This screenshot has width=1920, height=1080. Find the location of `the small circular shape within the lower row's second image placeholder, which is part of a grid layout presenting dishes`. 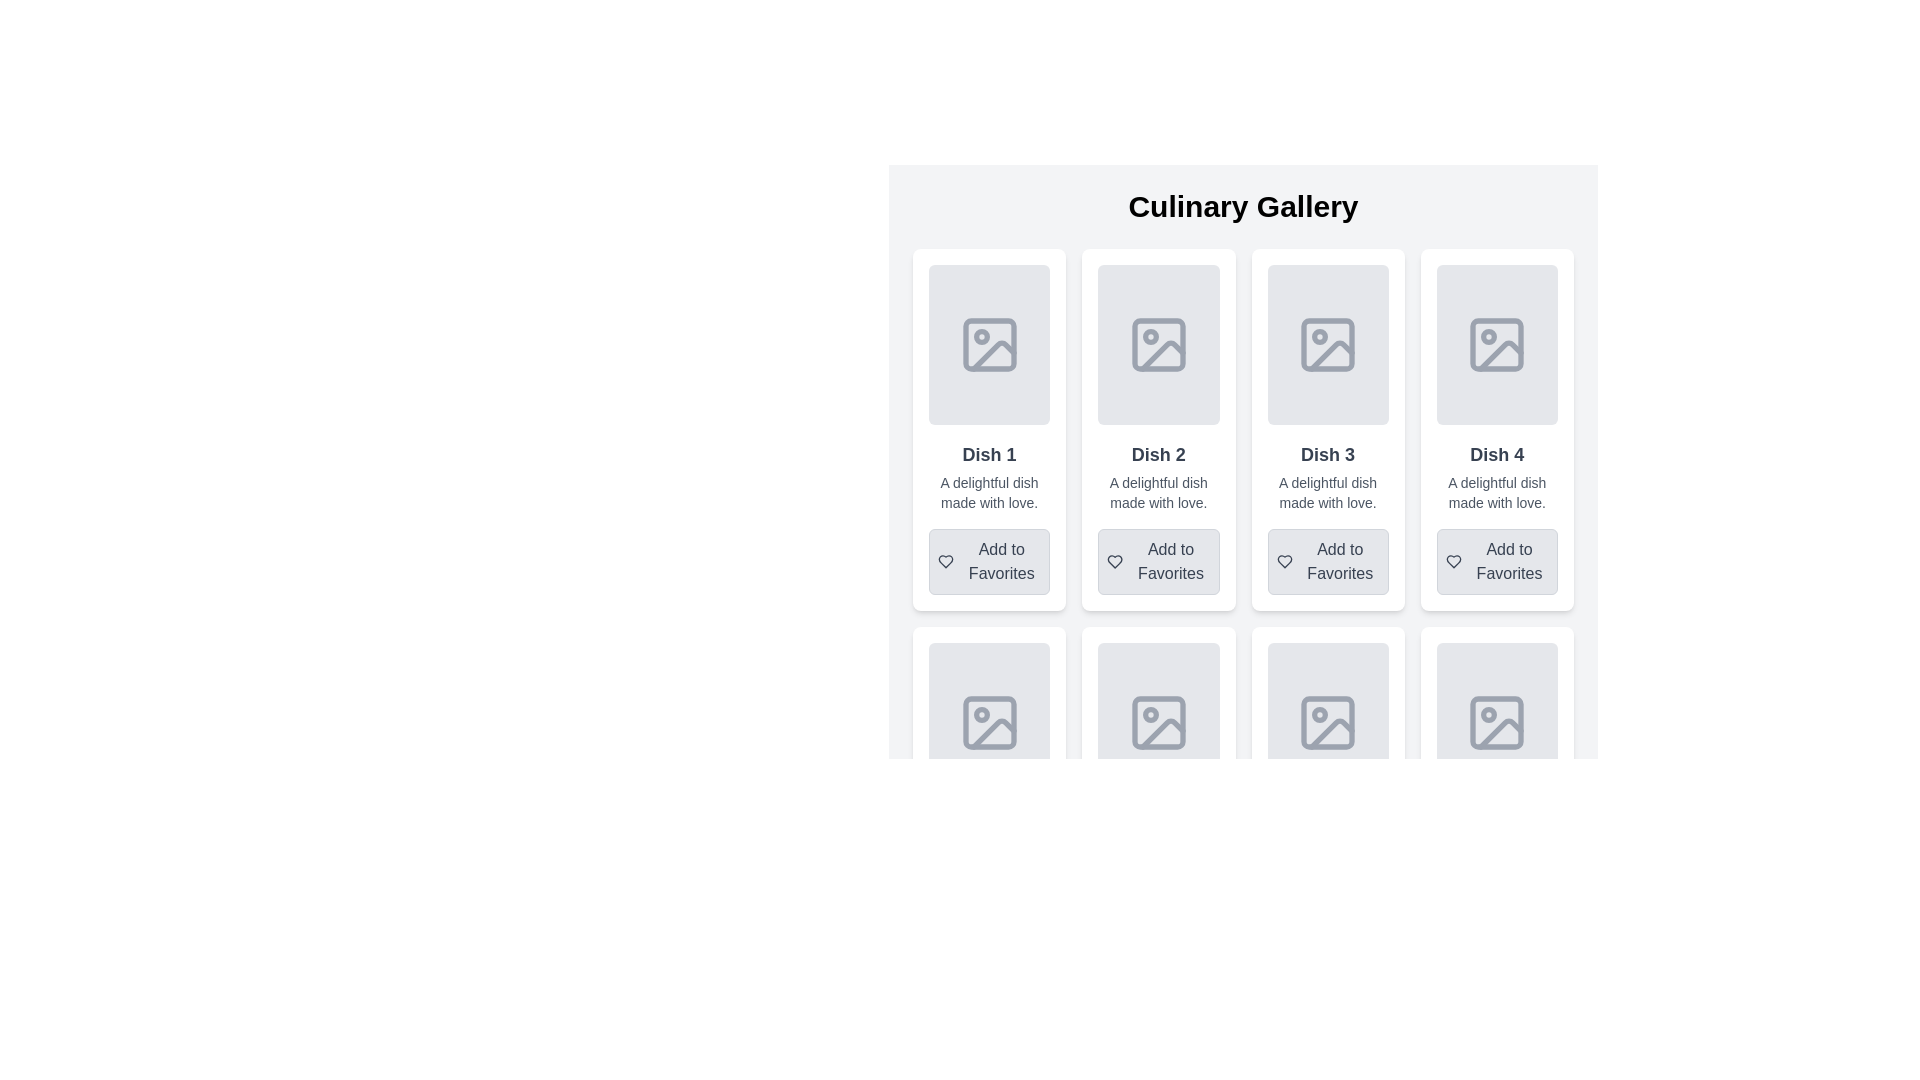

the small circular shape within the lower row's second image placeholder, which is part of a grid layout presenting dishes is located at coordinates (1150, 713).